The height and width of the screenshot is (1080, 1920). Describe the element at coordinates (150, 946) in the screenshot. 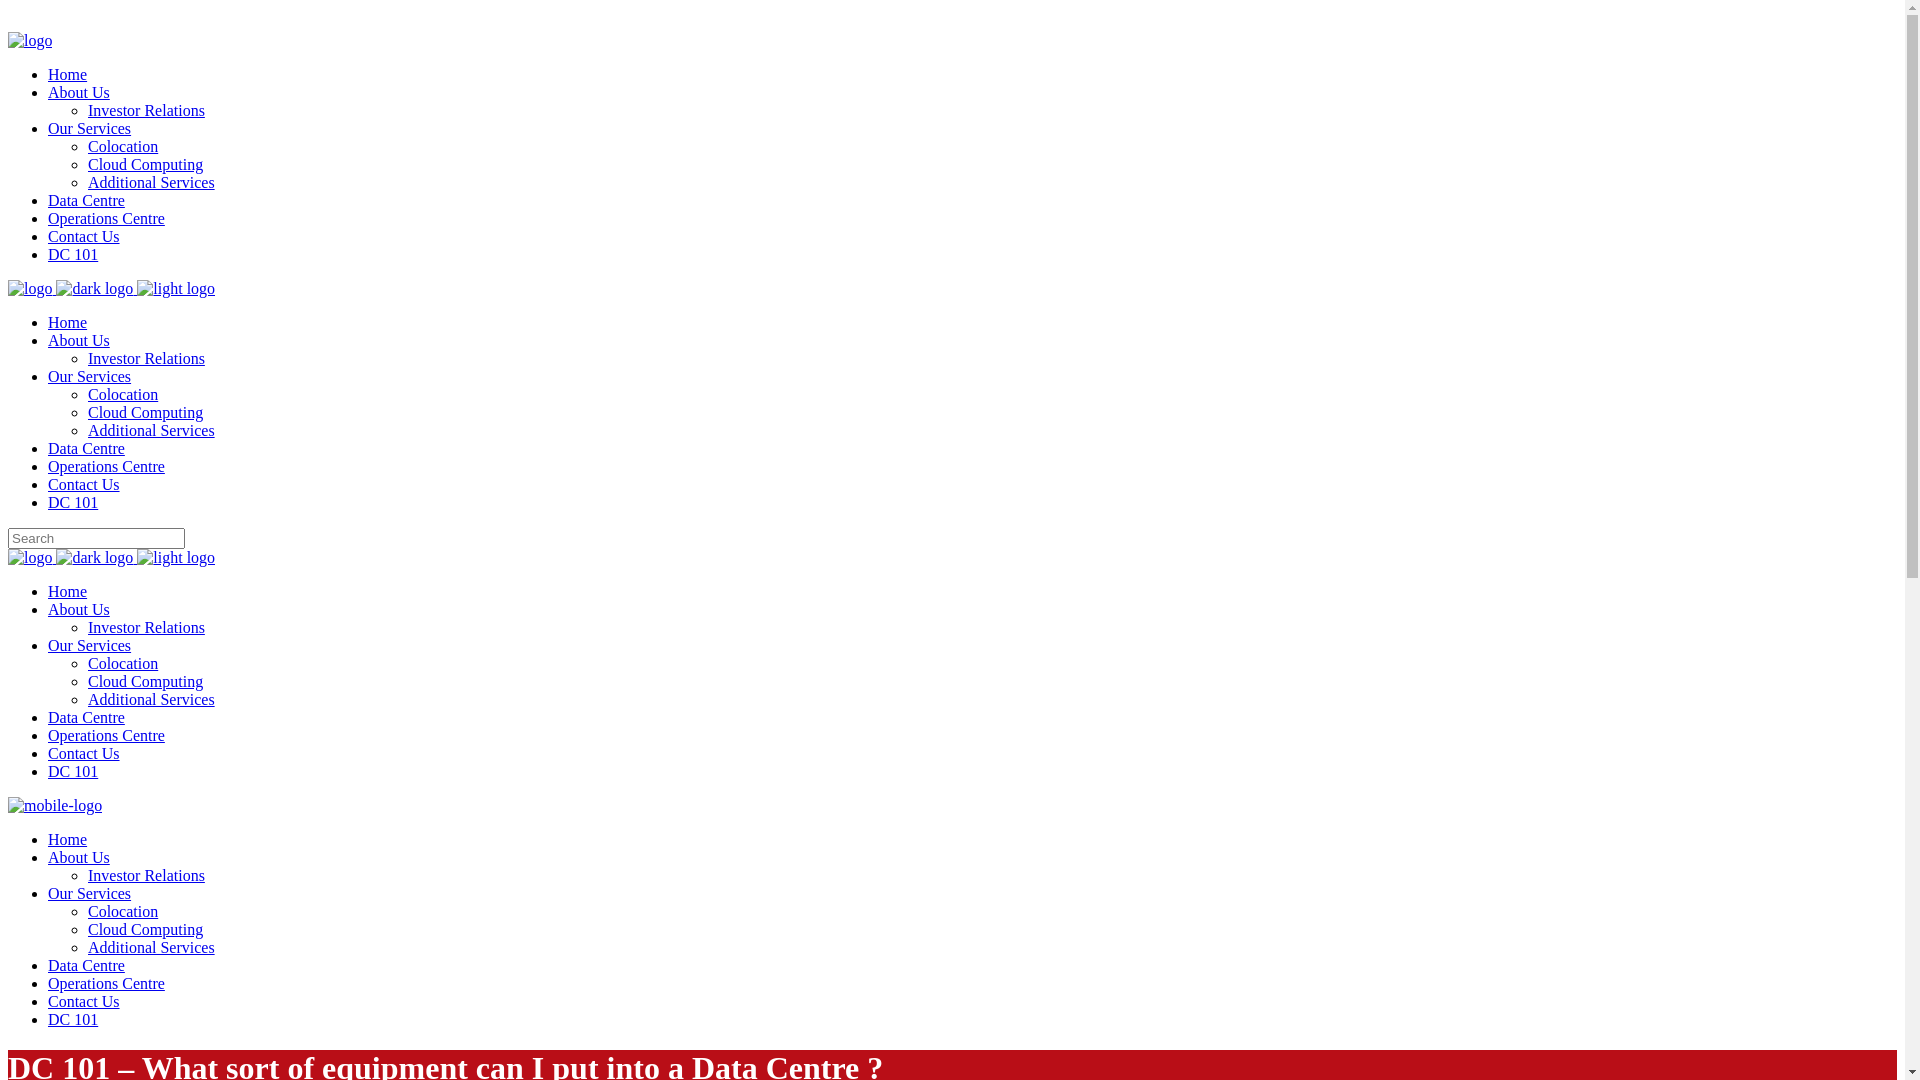

I see `'Additional Services'` at that location.